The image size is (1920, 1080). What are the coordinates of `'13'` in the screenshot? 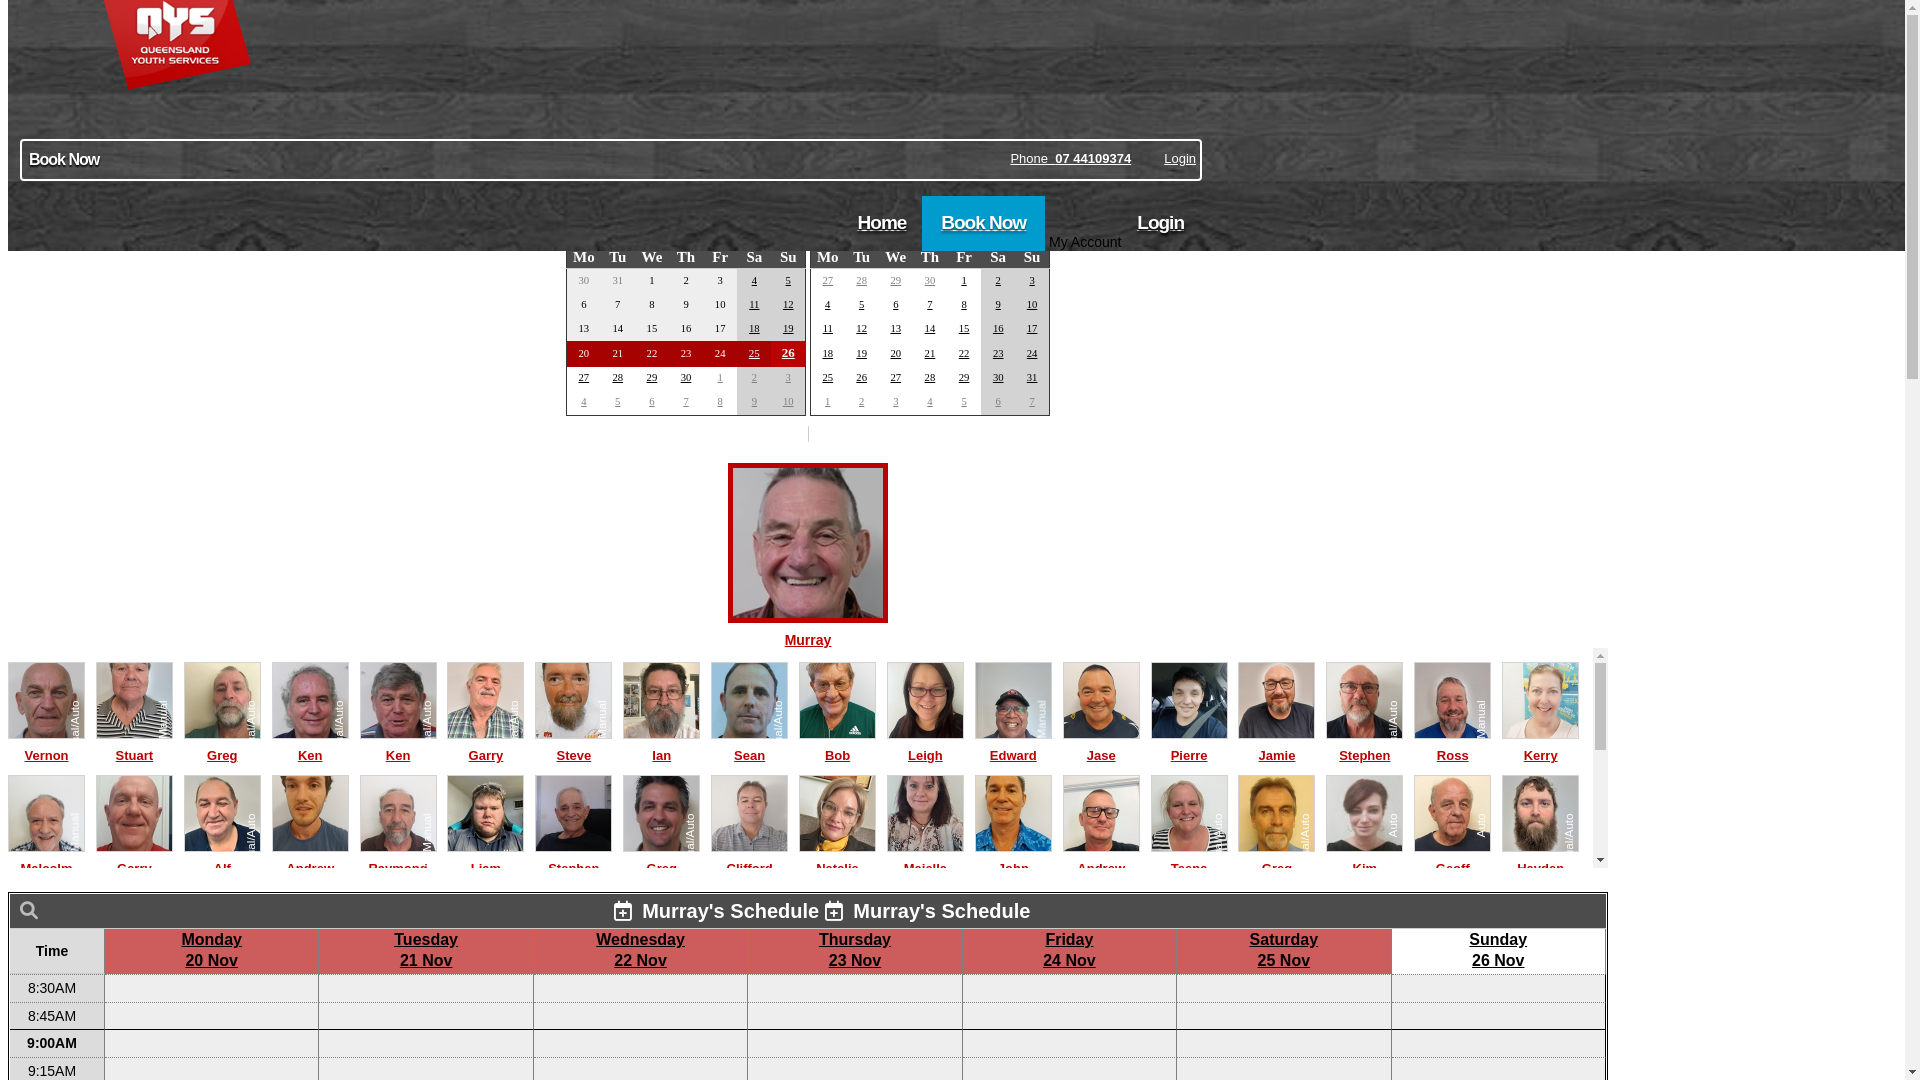 It's located at (888, 327).